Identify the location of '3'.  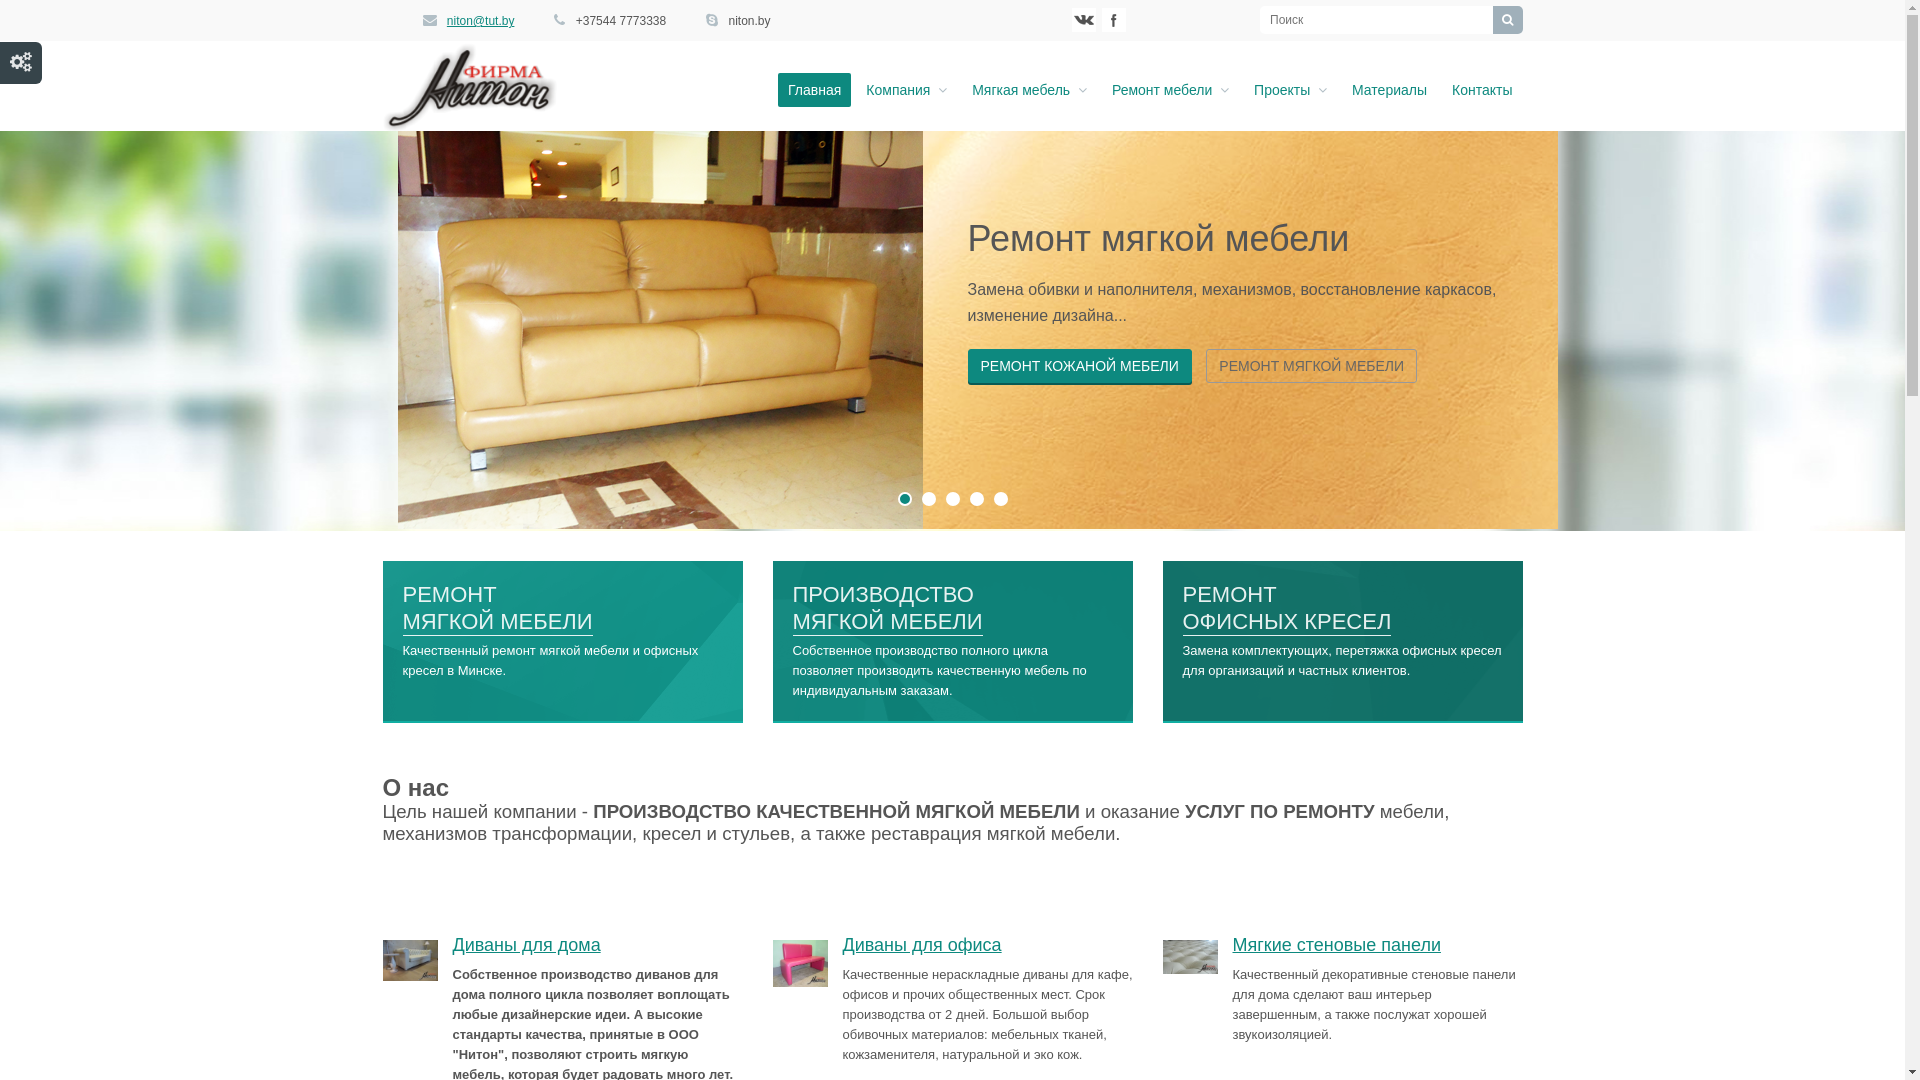
(952, 497).